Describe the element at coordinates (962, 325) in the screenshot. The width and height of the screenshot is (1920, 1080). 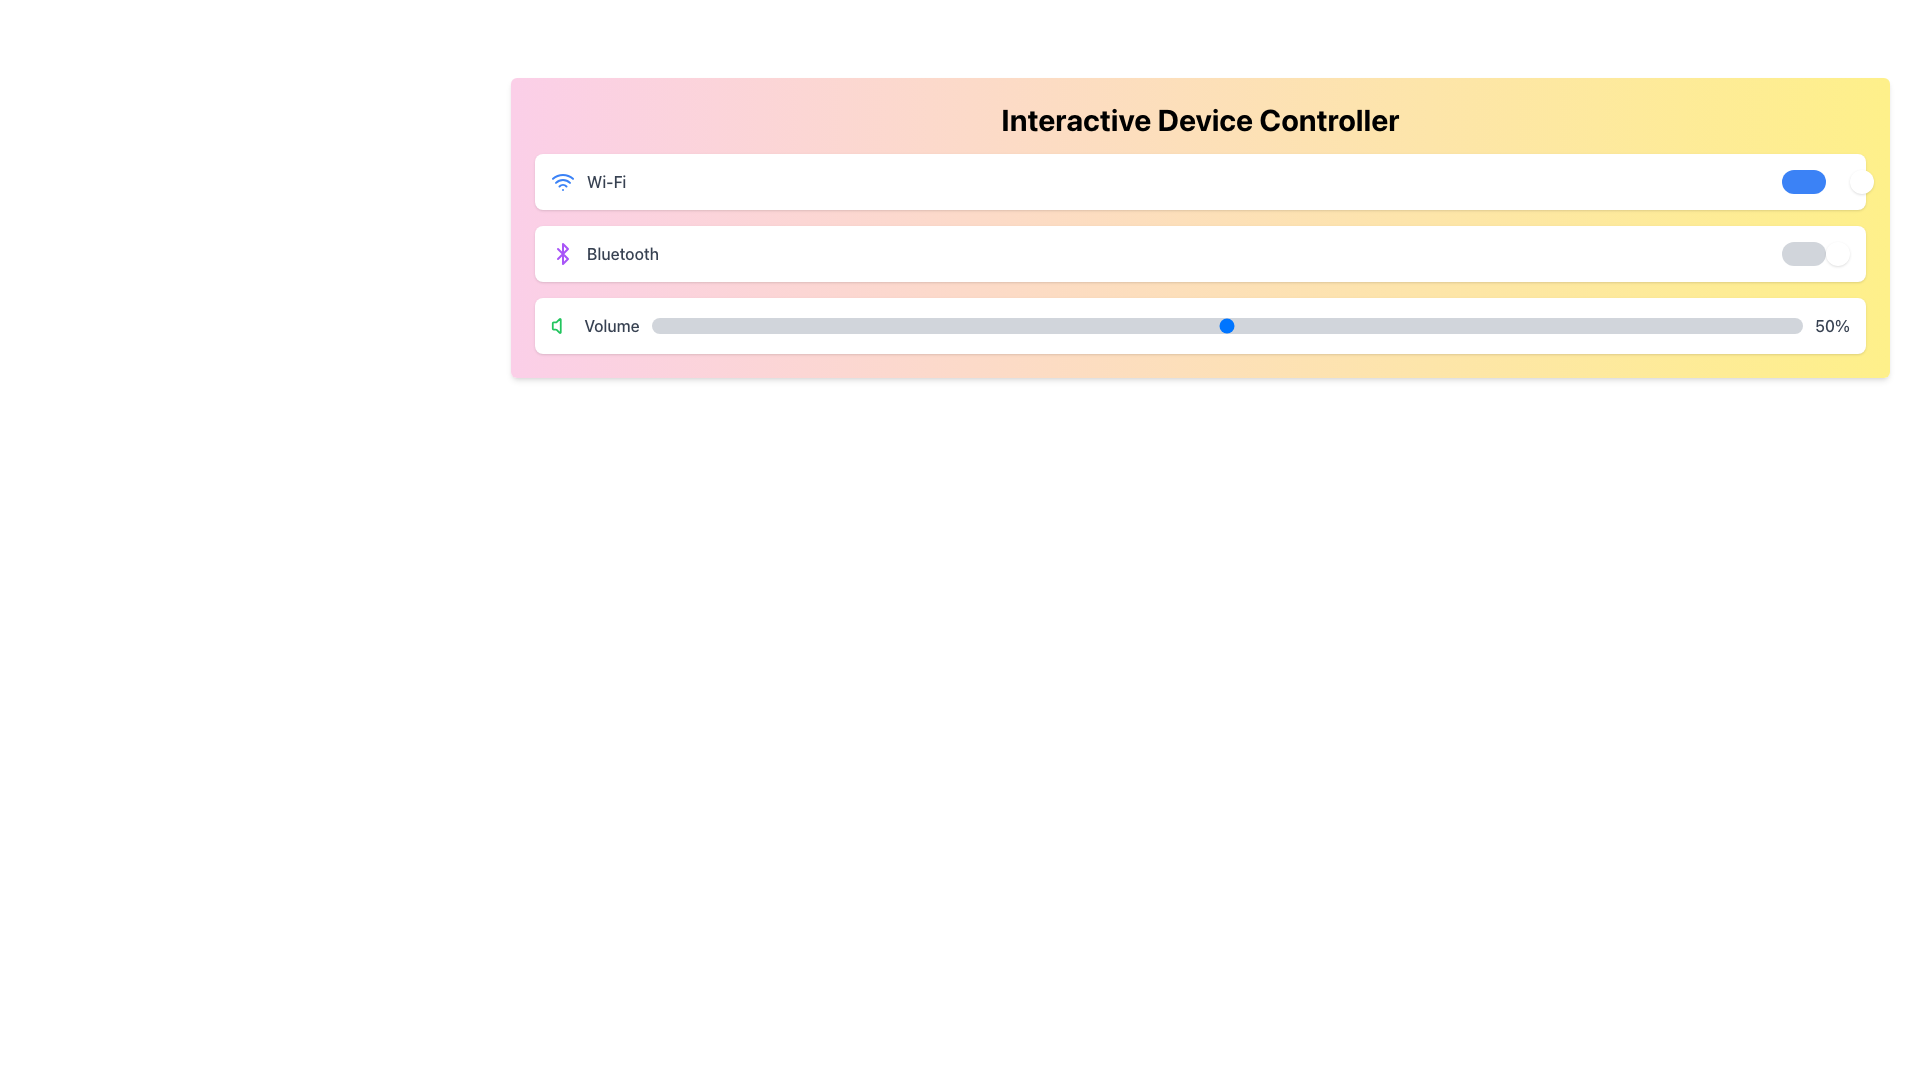
I see `the volume` at that location.